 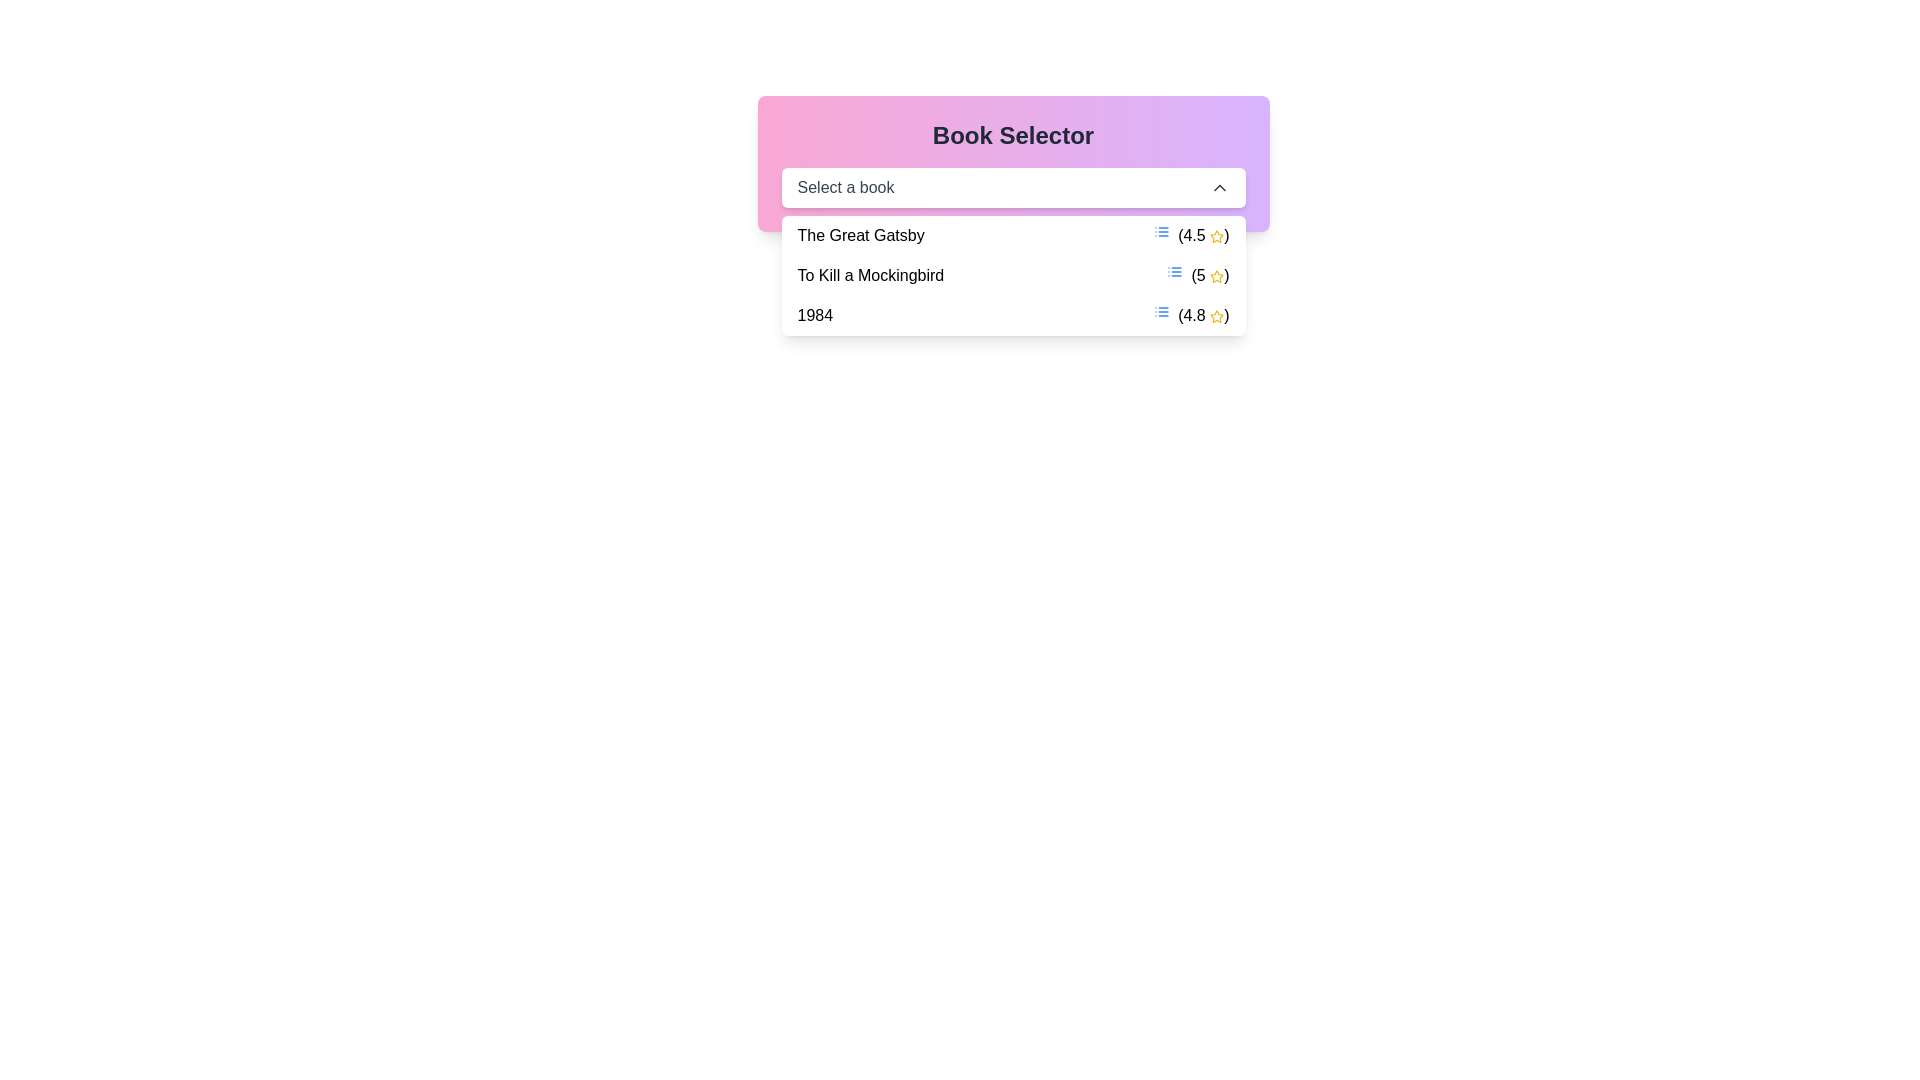 What do you see at coordinates (815, 315) in the screenshot?
I see `the label displaying the title '1984' in the dropdown list under 'Book Selector', which is in the third row and positioned to the left of the rating information '(4.8)'` at bounding box center [815, 315].